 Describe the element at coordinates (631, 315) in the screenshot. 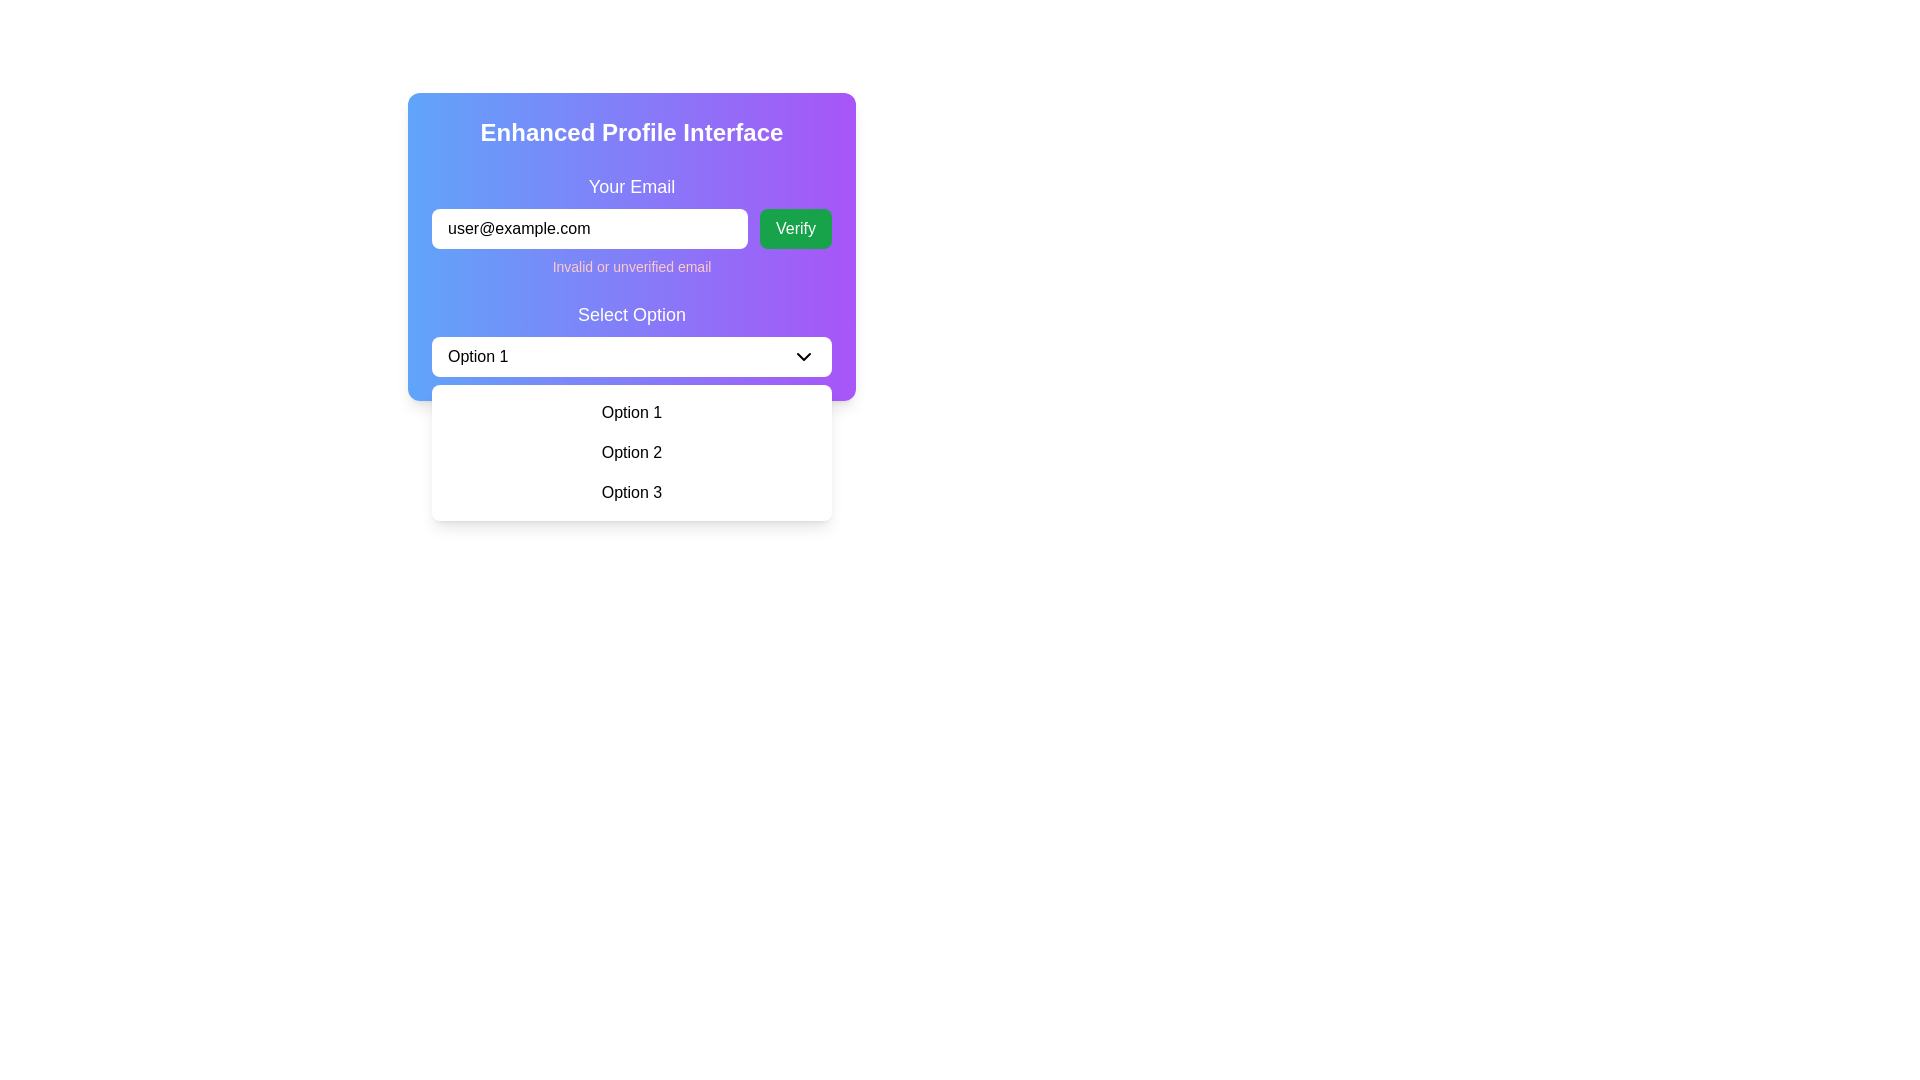

I see `the 'Select Option' label, which is a large text label positioned at the top of the dropdown menu` at that location.